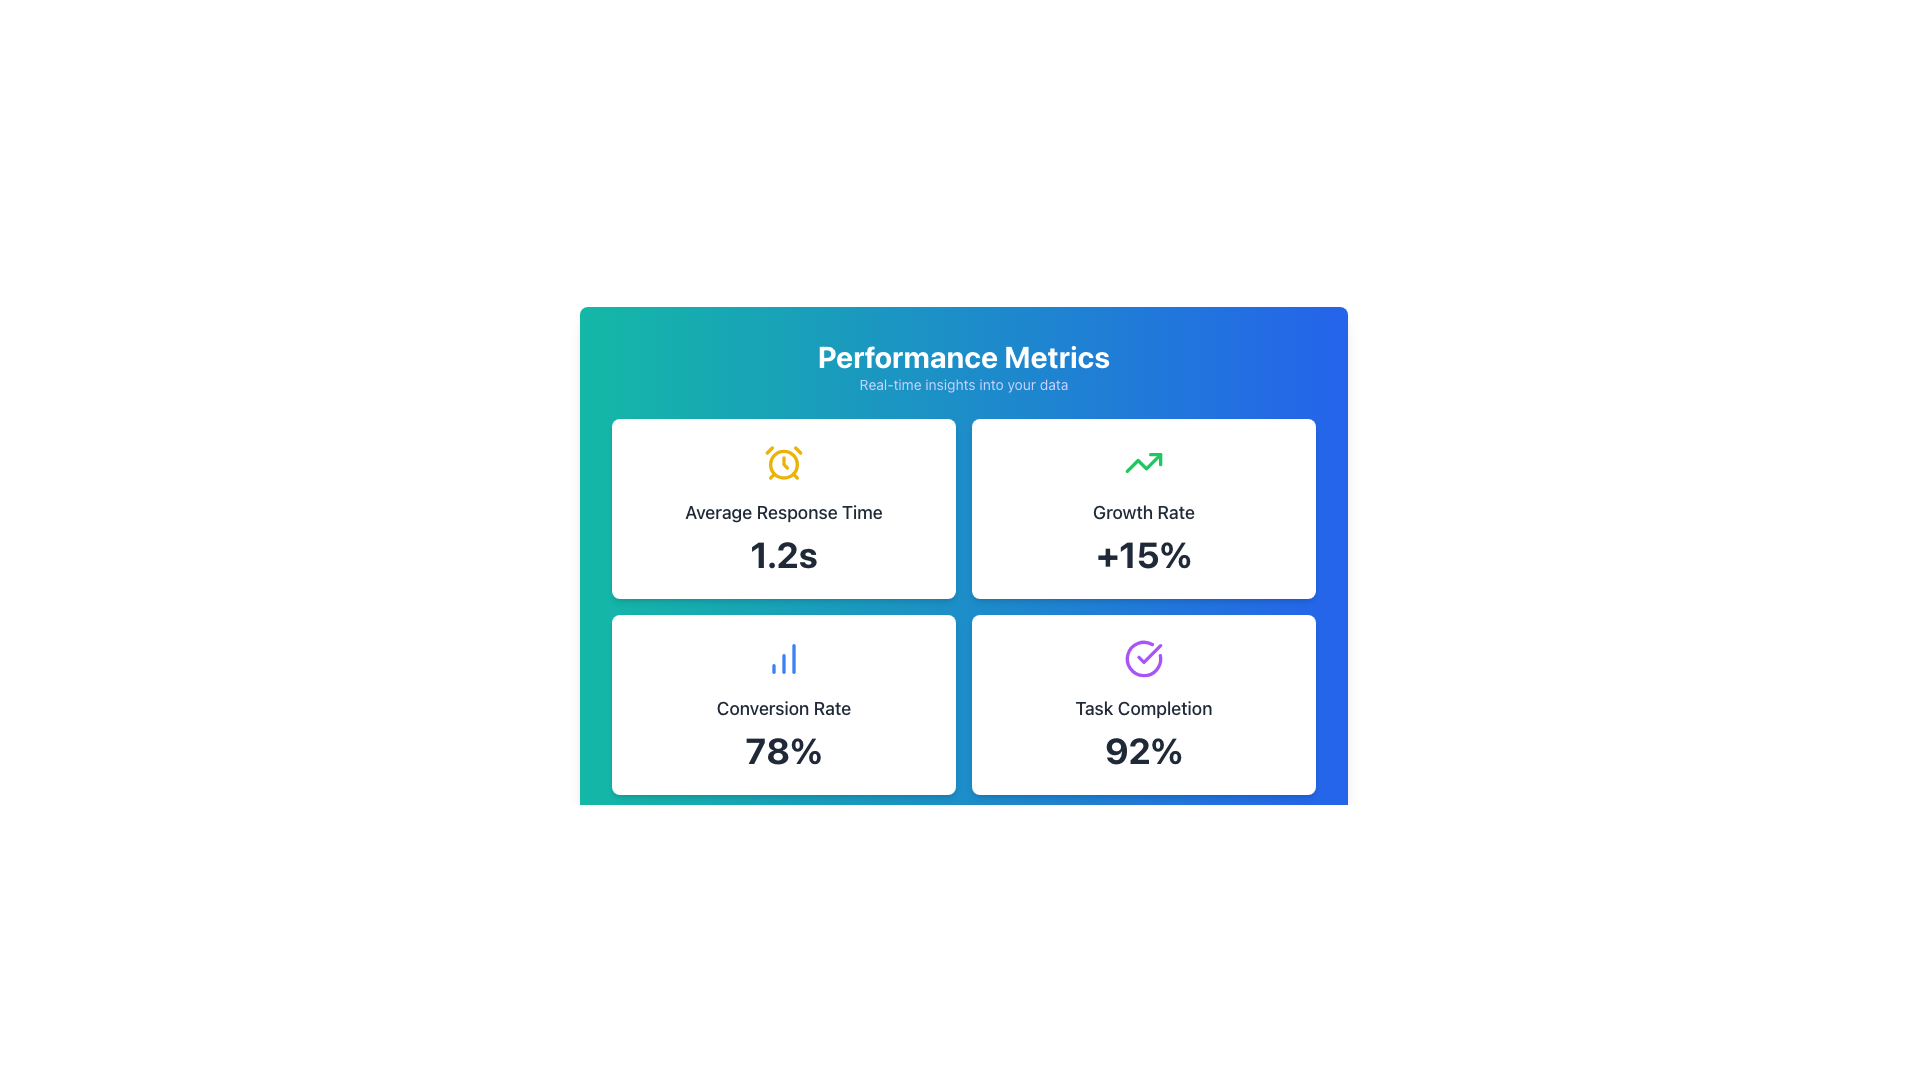  What do you see at coordinates (1143, 508) in the screenshot?
I see `the information displayed on the growth rate metric card located in the top-right quadrant of the grid layout` at bounding box center [1143, 508].